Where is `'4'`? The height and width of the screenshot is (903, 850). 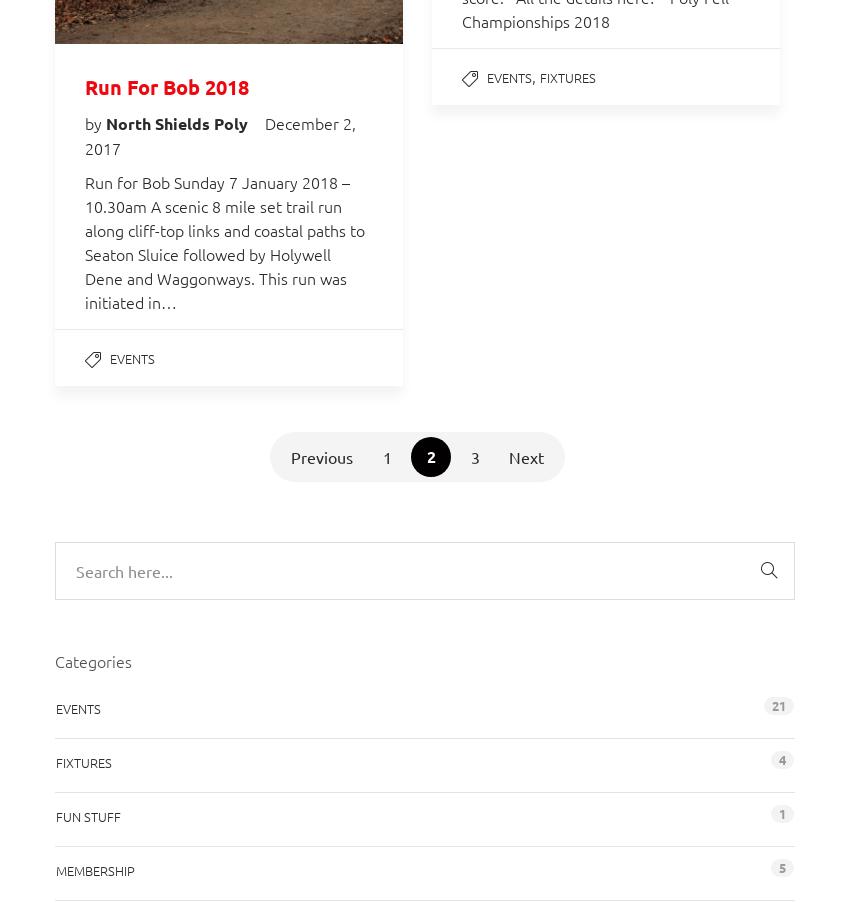 '4' is located at coordinates (781, 758).